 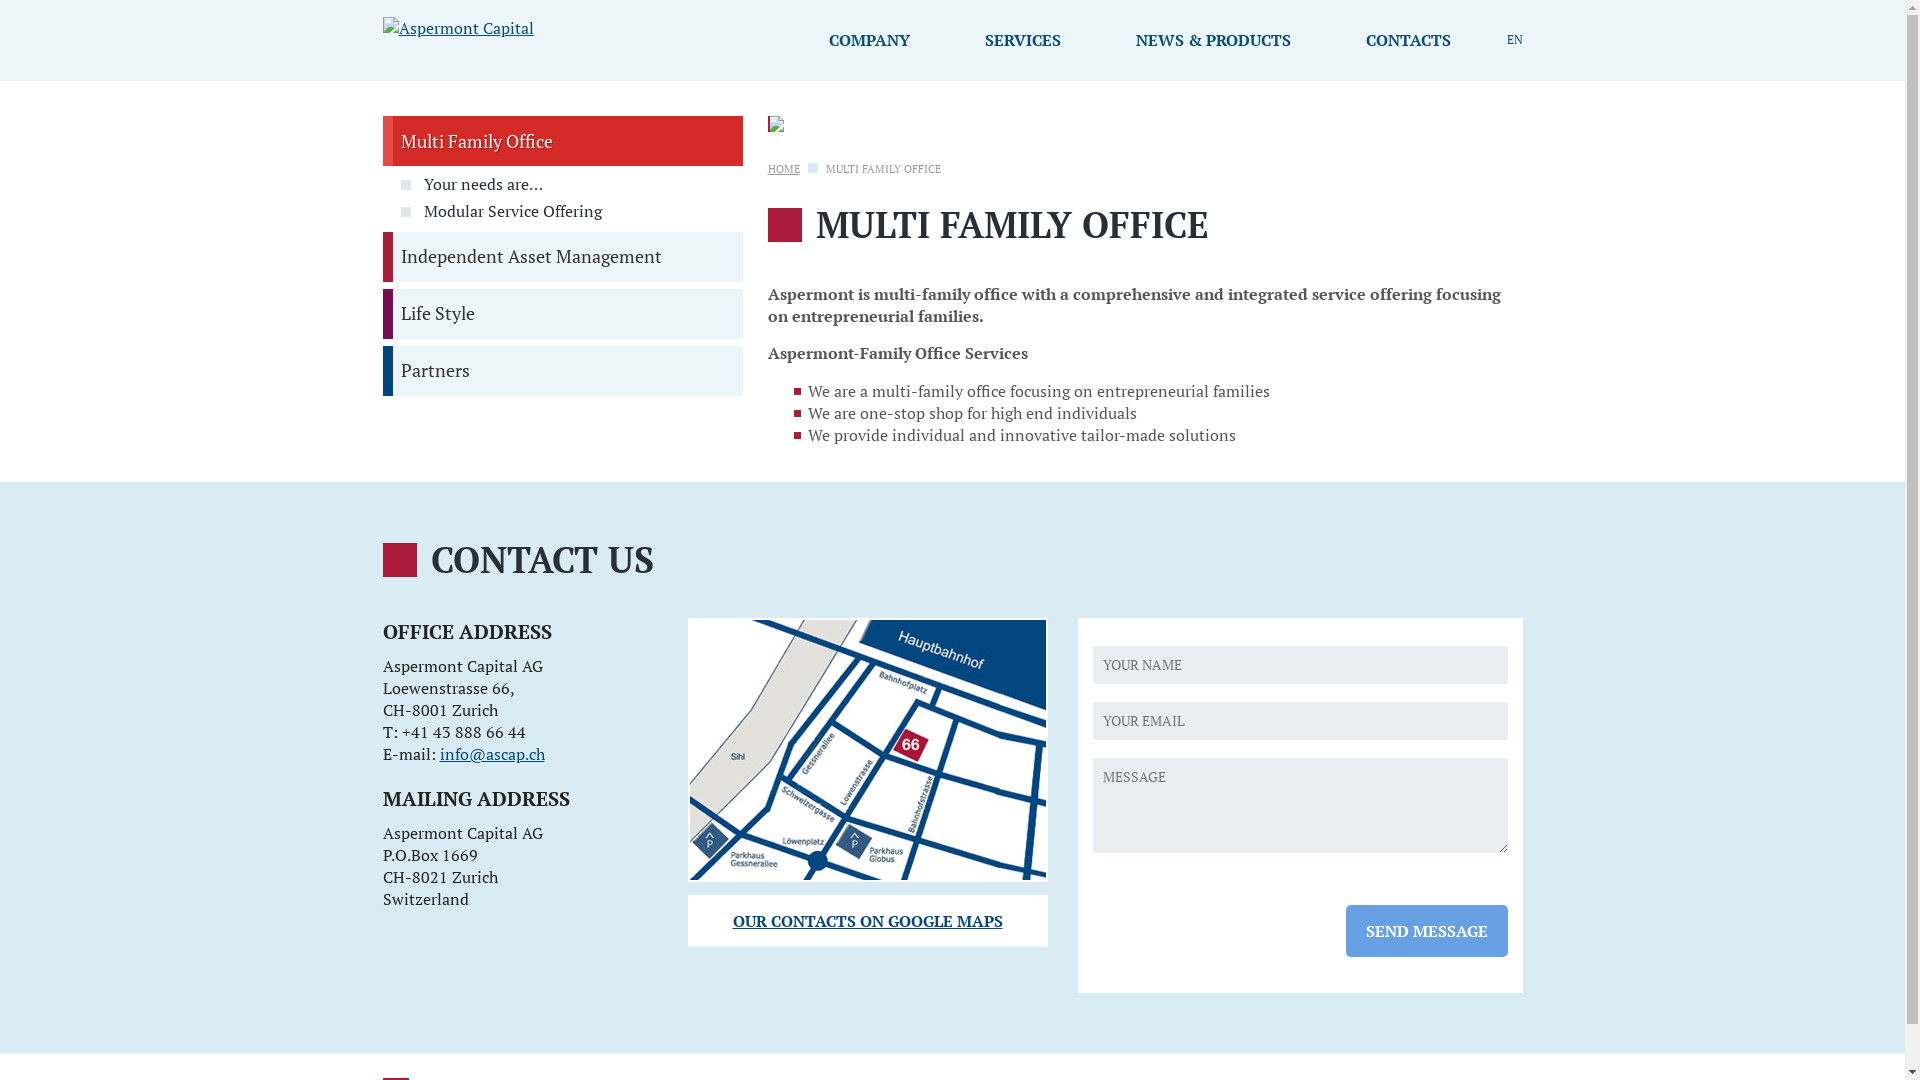 I want to click on 'SERVICES', so click(x=1022, y=39).